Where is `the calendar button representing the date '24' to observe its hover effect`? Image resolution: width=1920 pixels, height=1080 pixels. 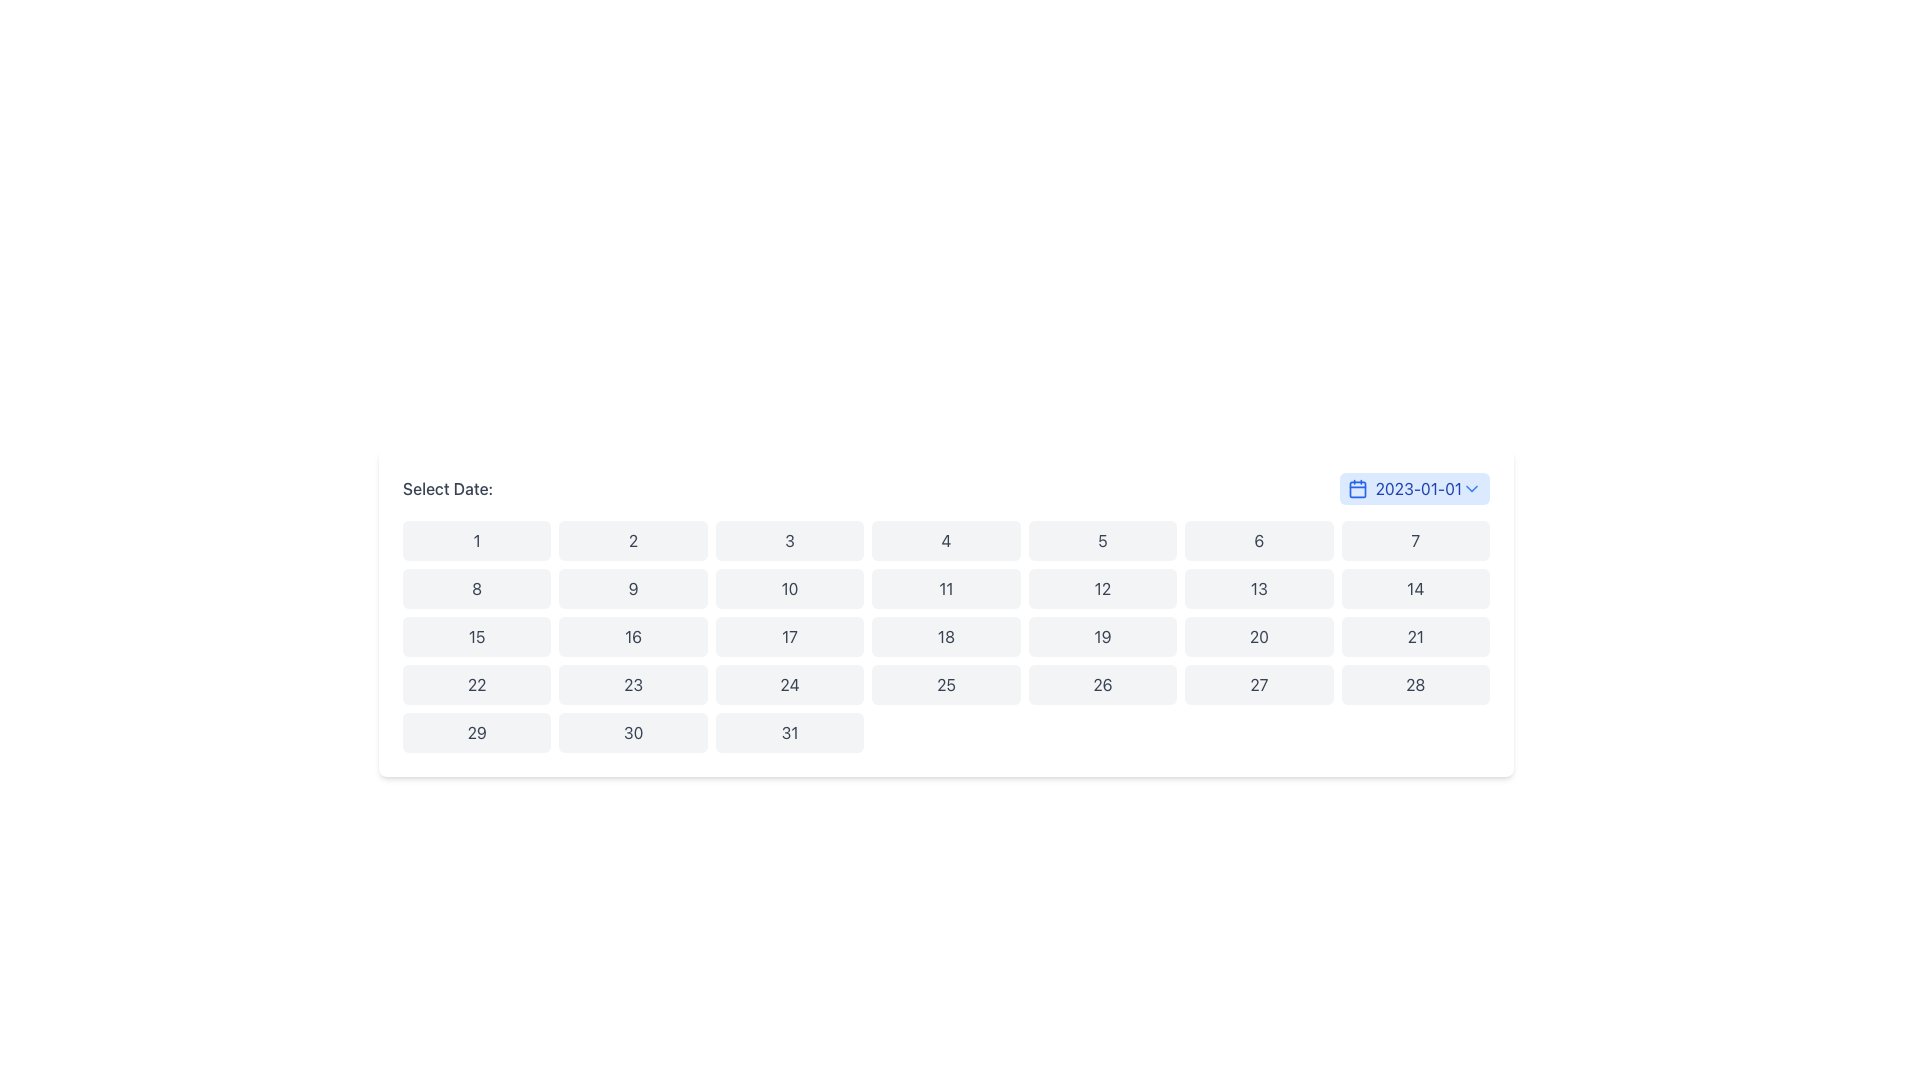
the calendar button representing the date '24' to observe its hover effect is located at coordinates (789, 684).